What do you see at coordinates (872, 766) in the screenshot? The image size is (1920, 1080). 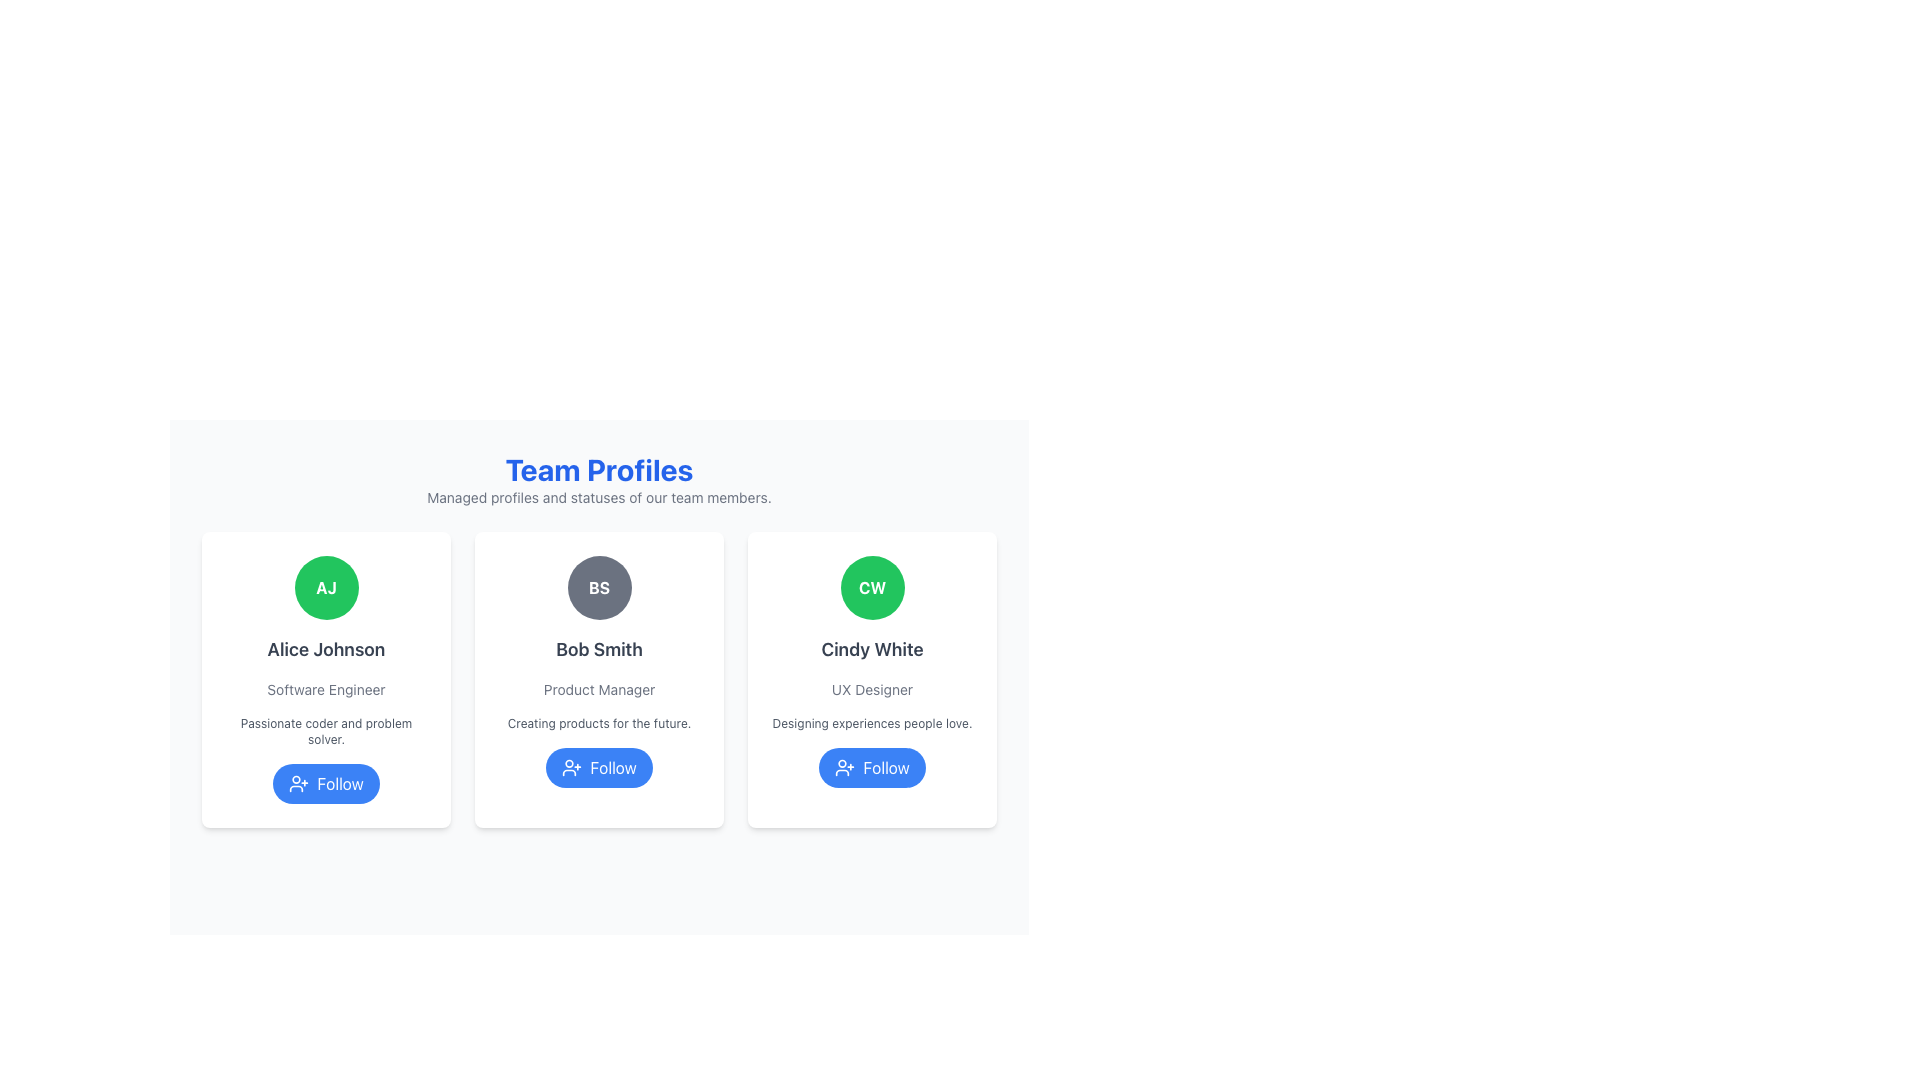 I see `the 'Follow' button with rounded edges, styled in vibrant blue, located at the bottom of Cindy White's profile card` at bounding box center [872, 766].